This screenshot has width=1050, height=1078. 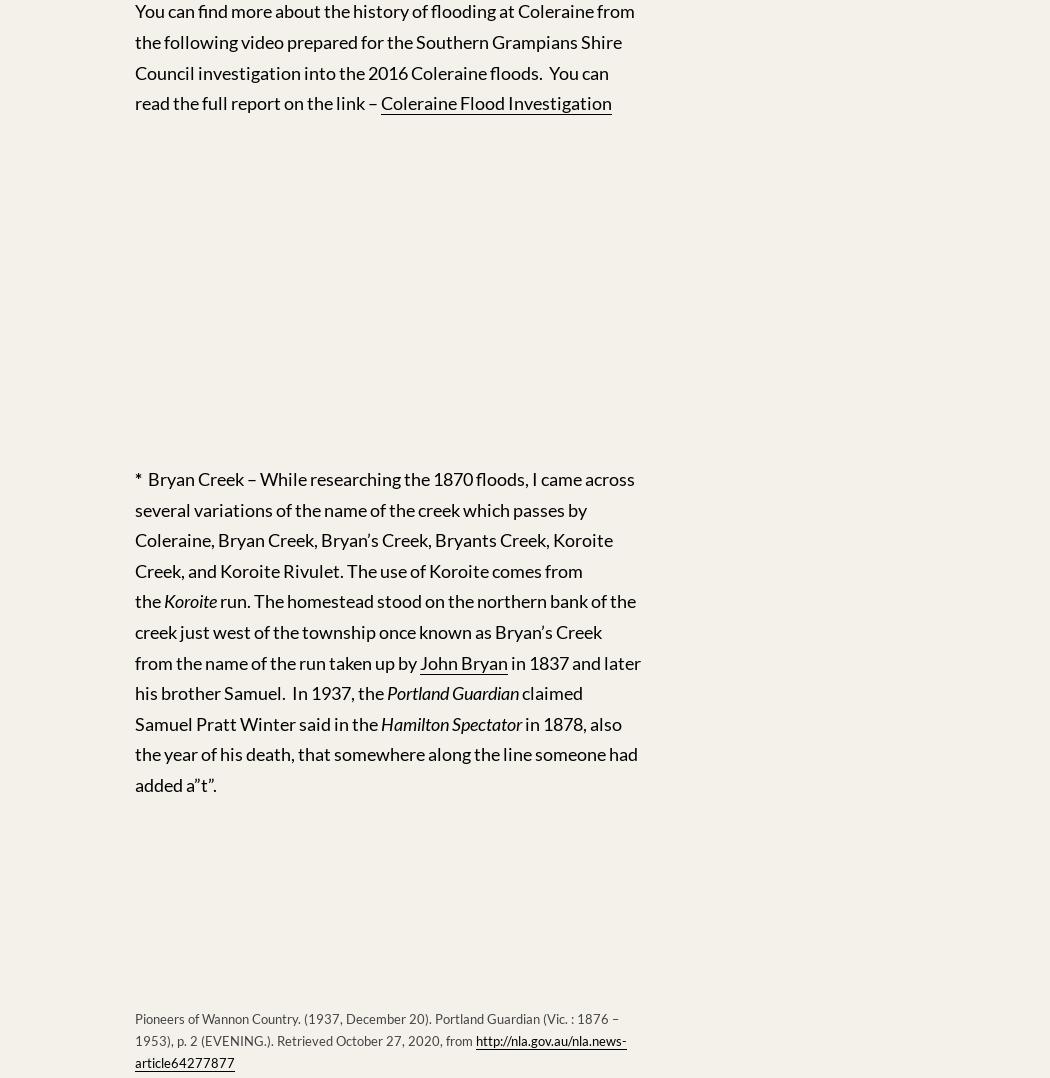 I want to click on 'run. The homestead stood on the northern bank of the creek just west of the township once known as Bryan’s Creek from the name of the run taken up by', so click(x=385, y=630).